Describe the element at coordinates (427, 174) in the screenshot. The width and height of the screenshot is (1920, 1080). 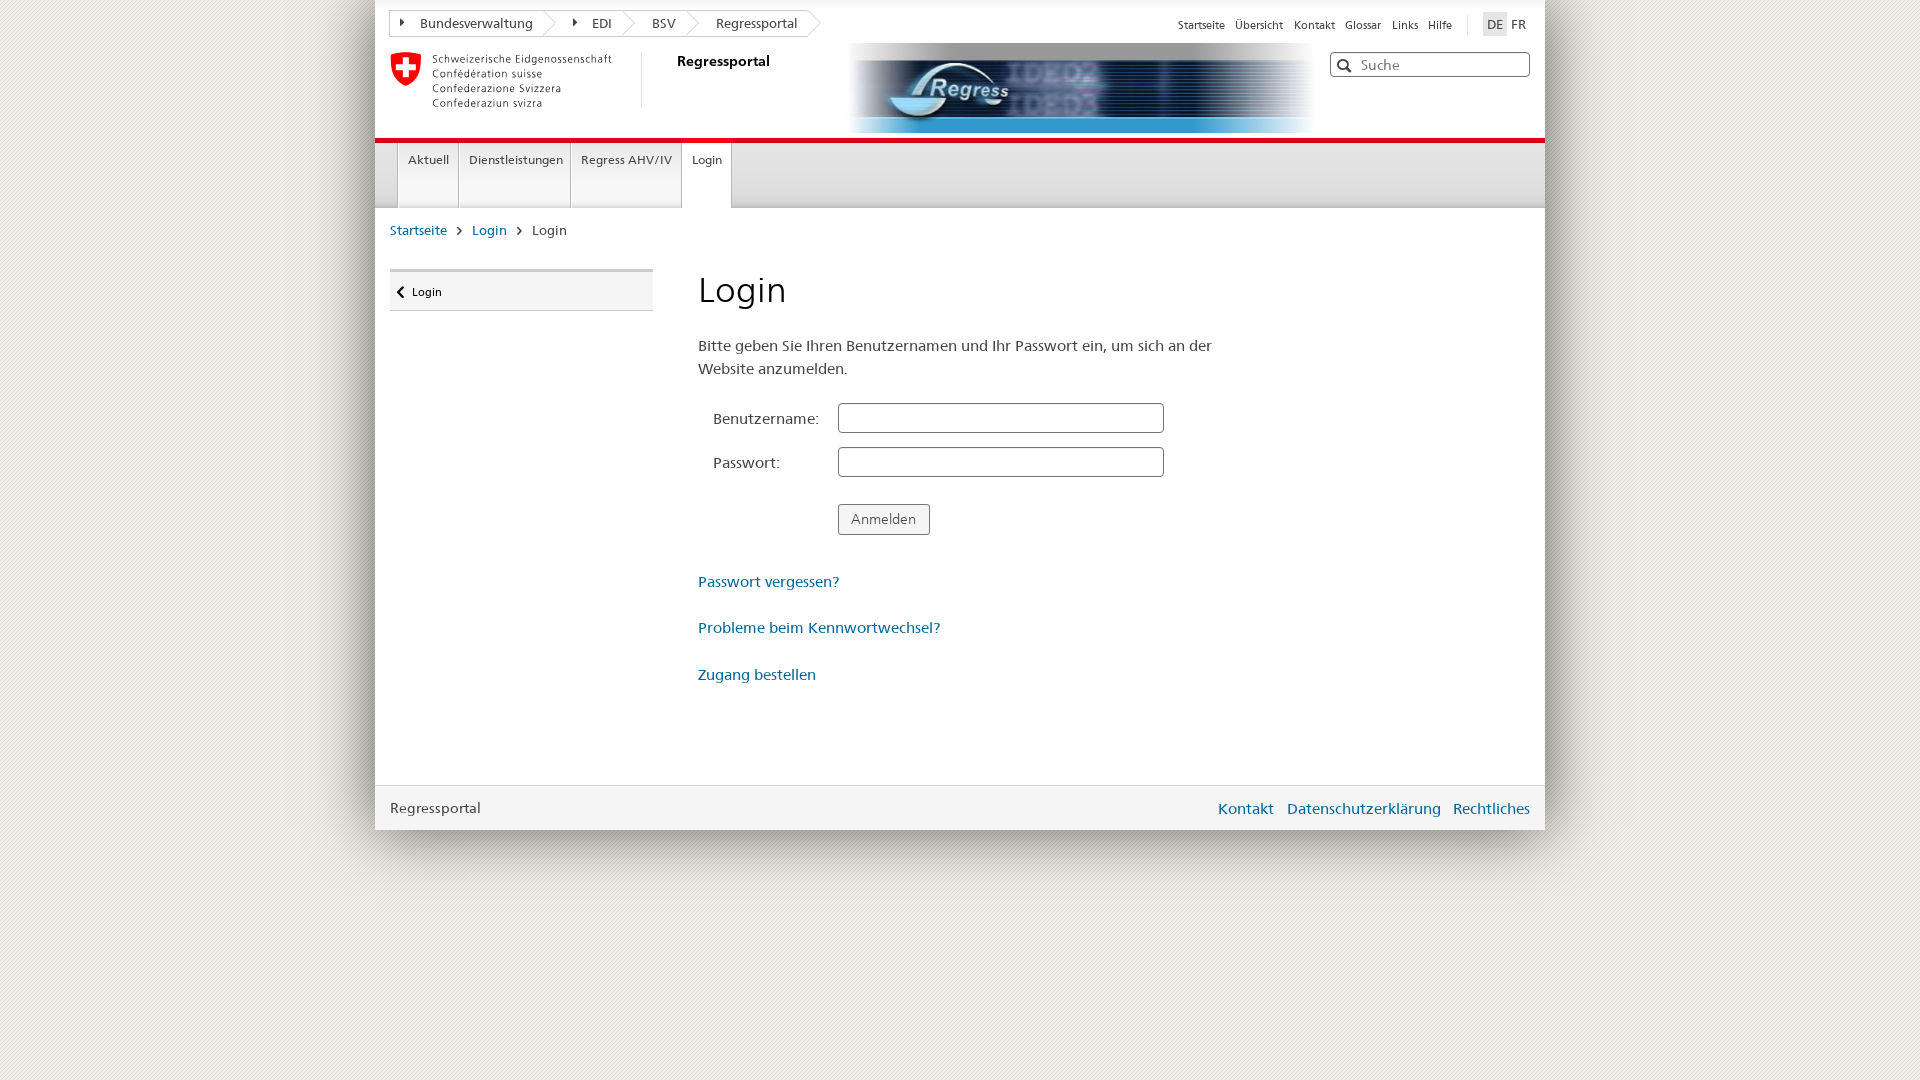
I see `'Aktuell'` at that location.